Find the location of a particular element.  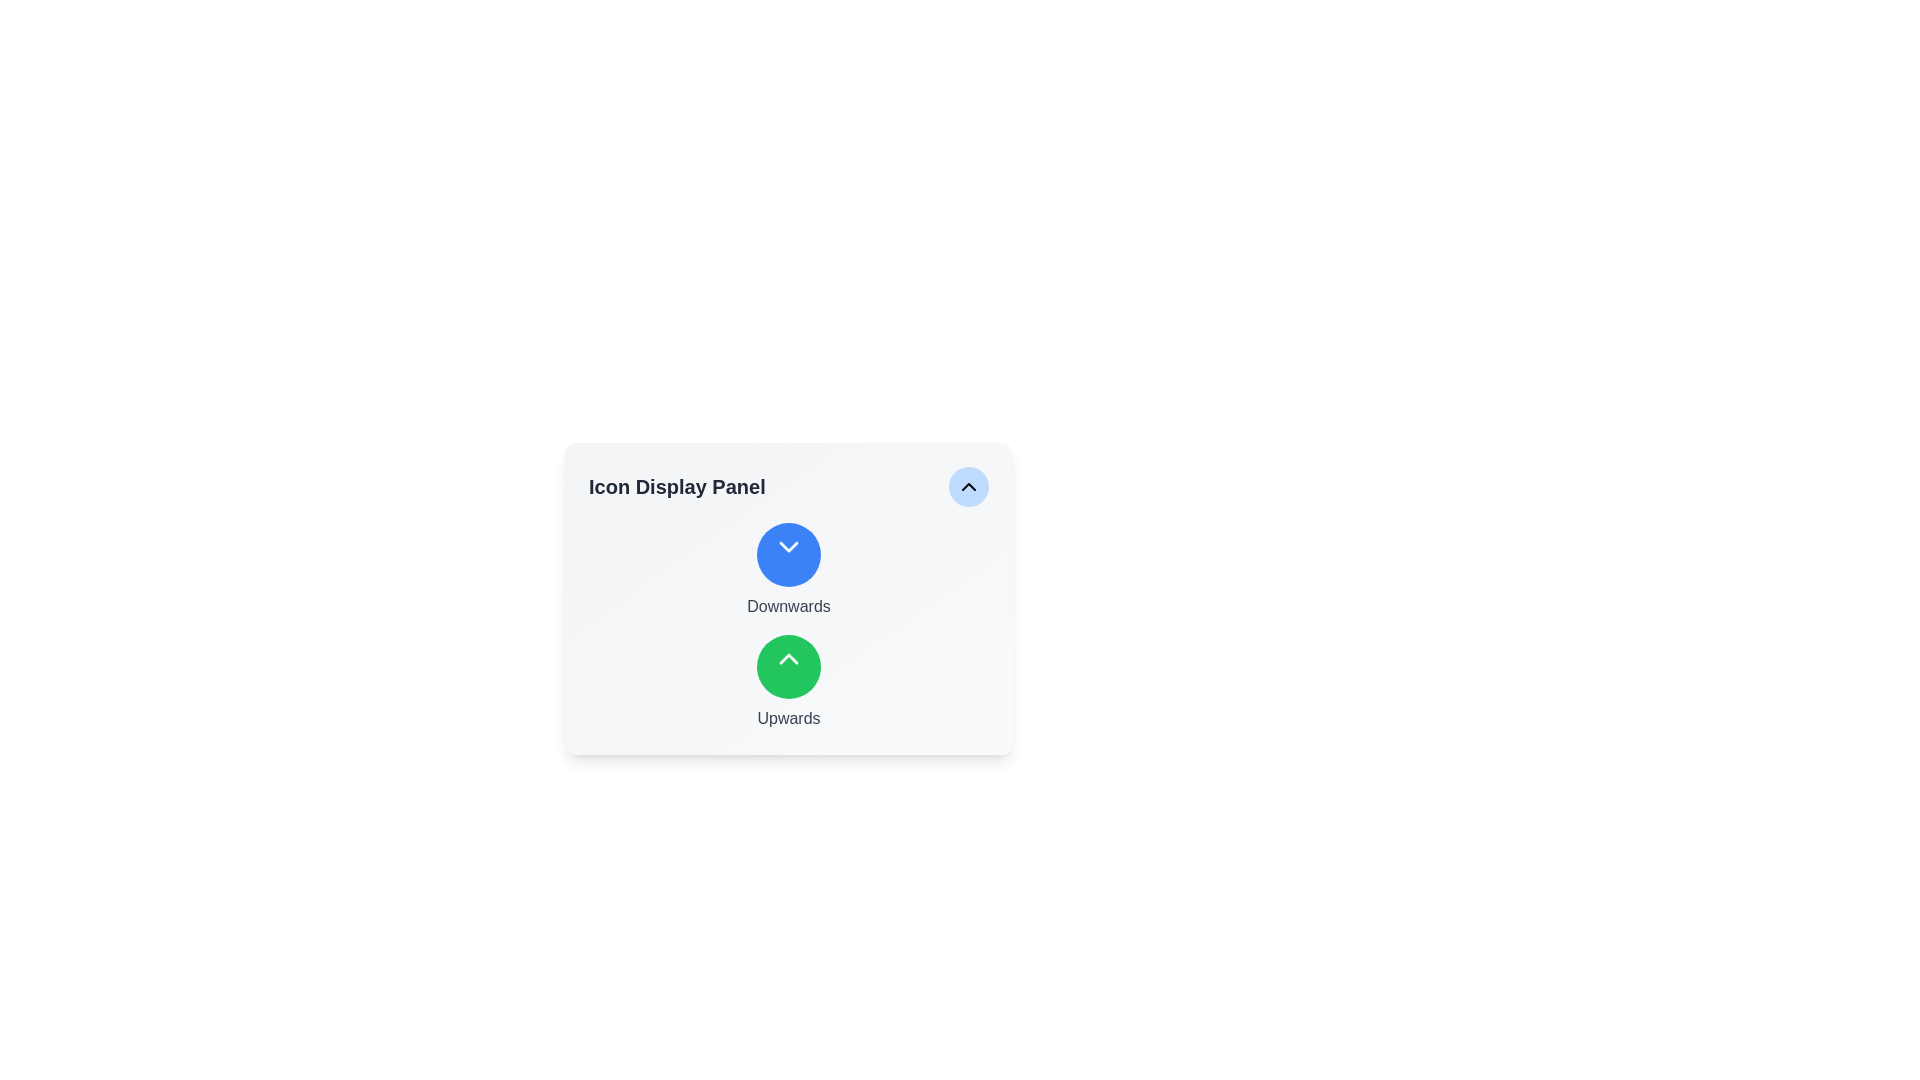

the downwards button located within the 'Icon Display Panel', which is characterized by a blue circular icon labeled 'Downwards' beneath it is located at coordinates (787, 597).